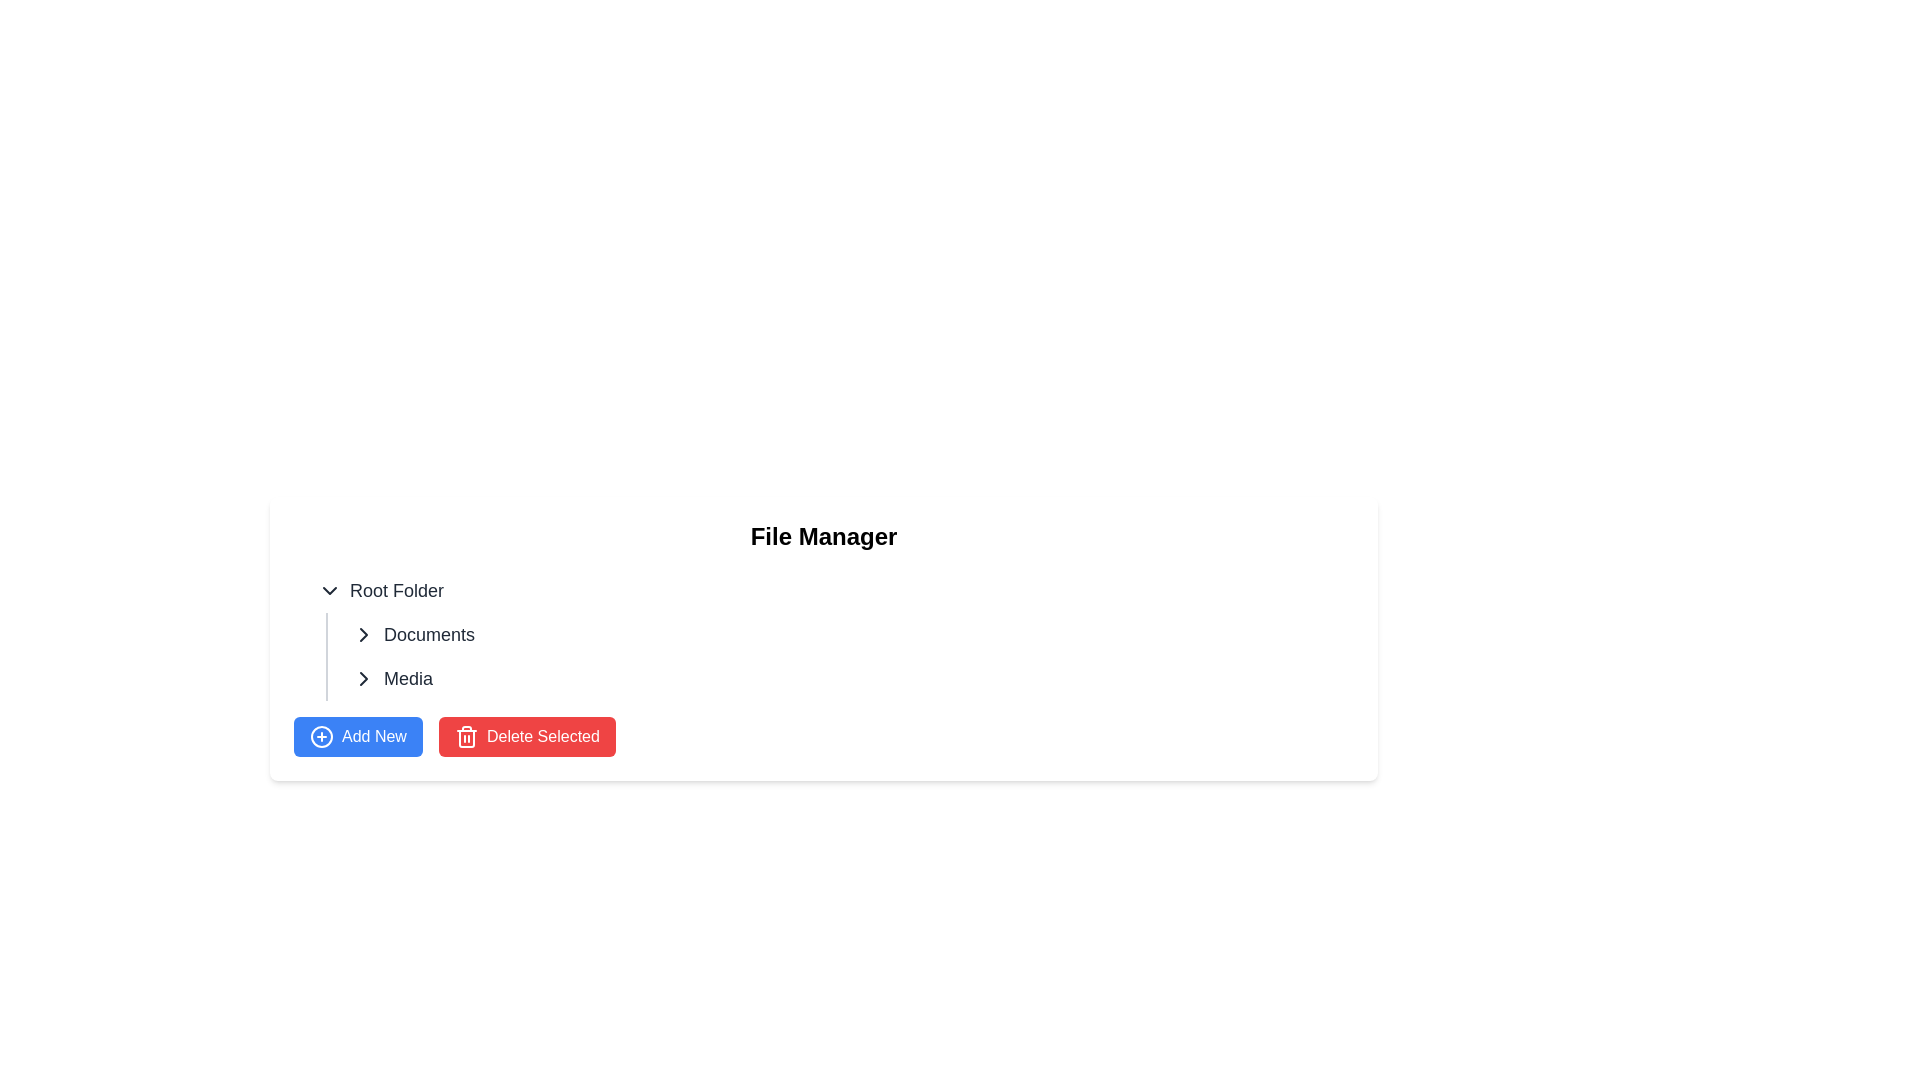 This screenshot has height=1080, width=1920. I want to click on the trashcan icon inside the 'Delete Selected' button, which has a red background and white text, so click(465, 736).